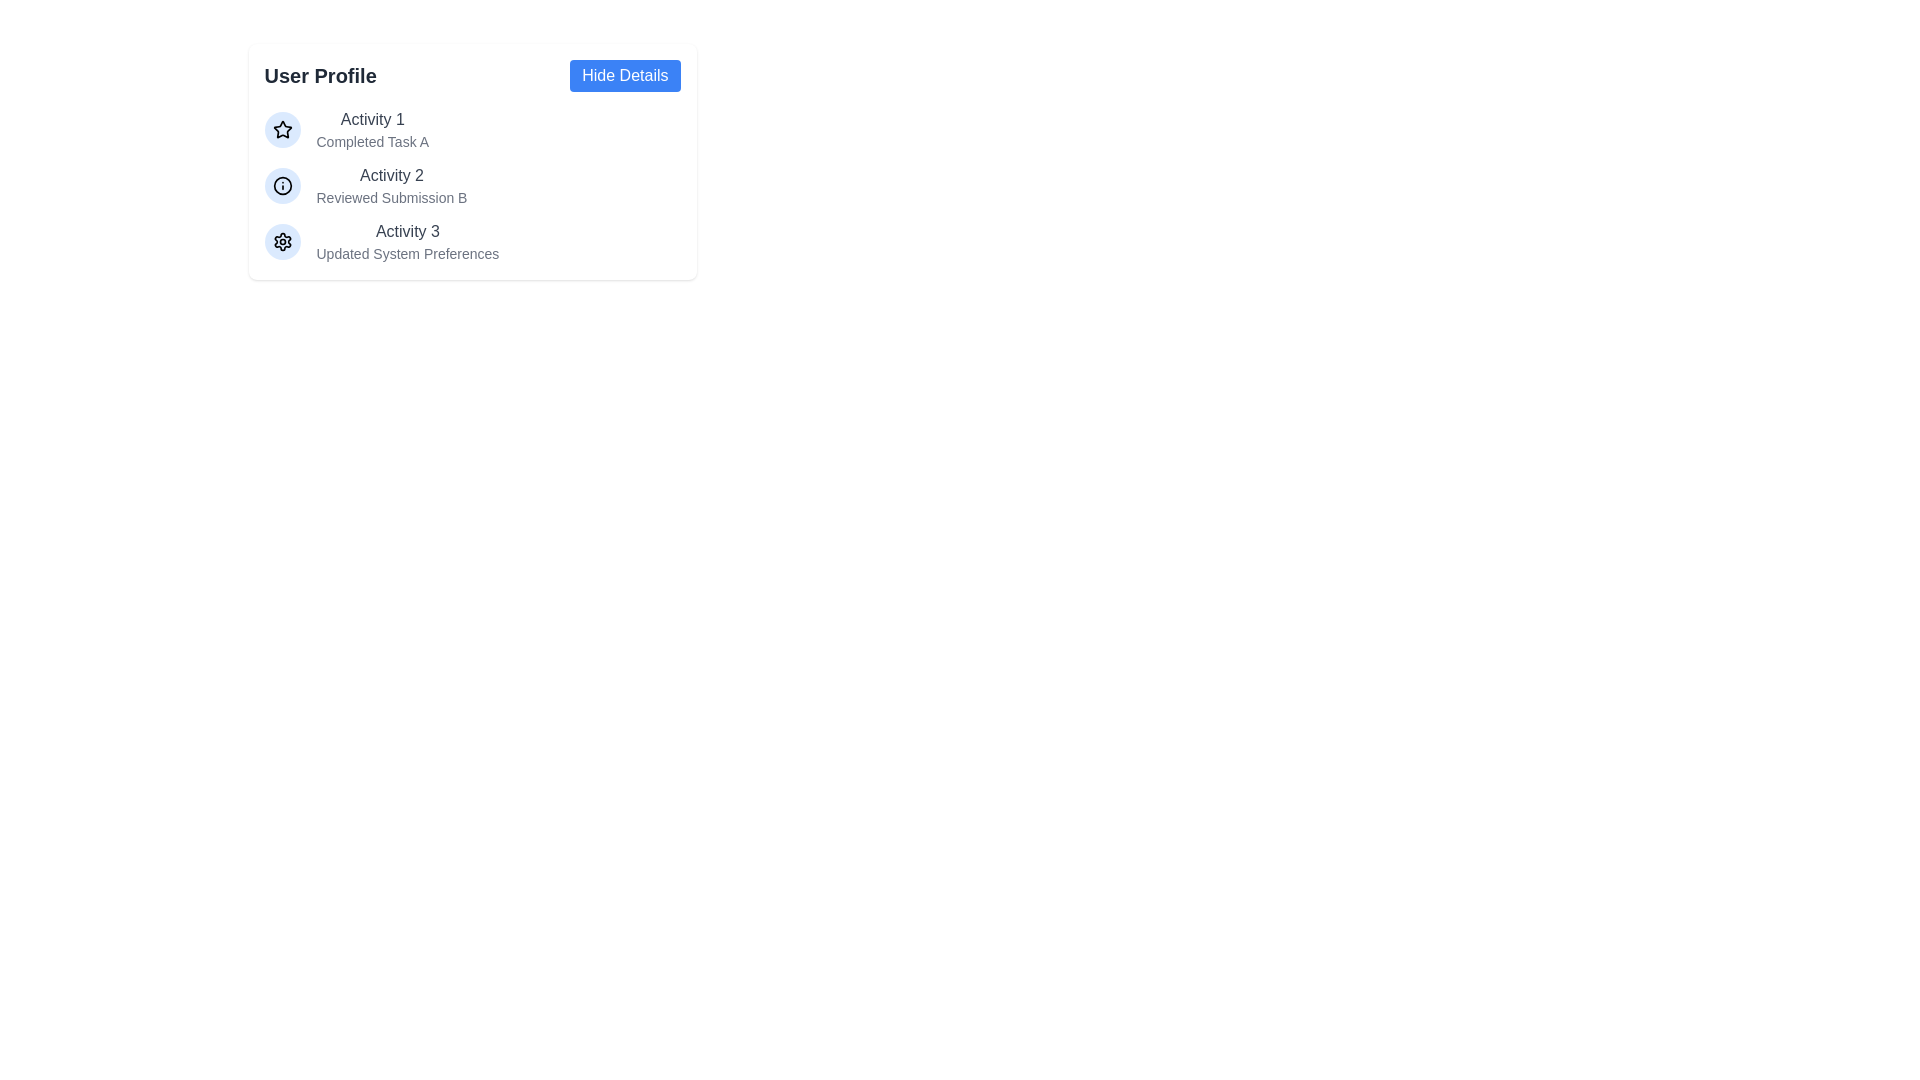 This screenshot has height=1080, width=1920. I want to click on the text label that provides a description or status update related to 'Activity 2', which is located directly under the 'Activity 2' title in the user profile card, so click(392, 197).